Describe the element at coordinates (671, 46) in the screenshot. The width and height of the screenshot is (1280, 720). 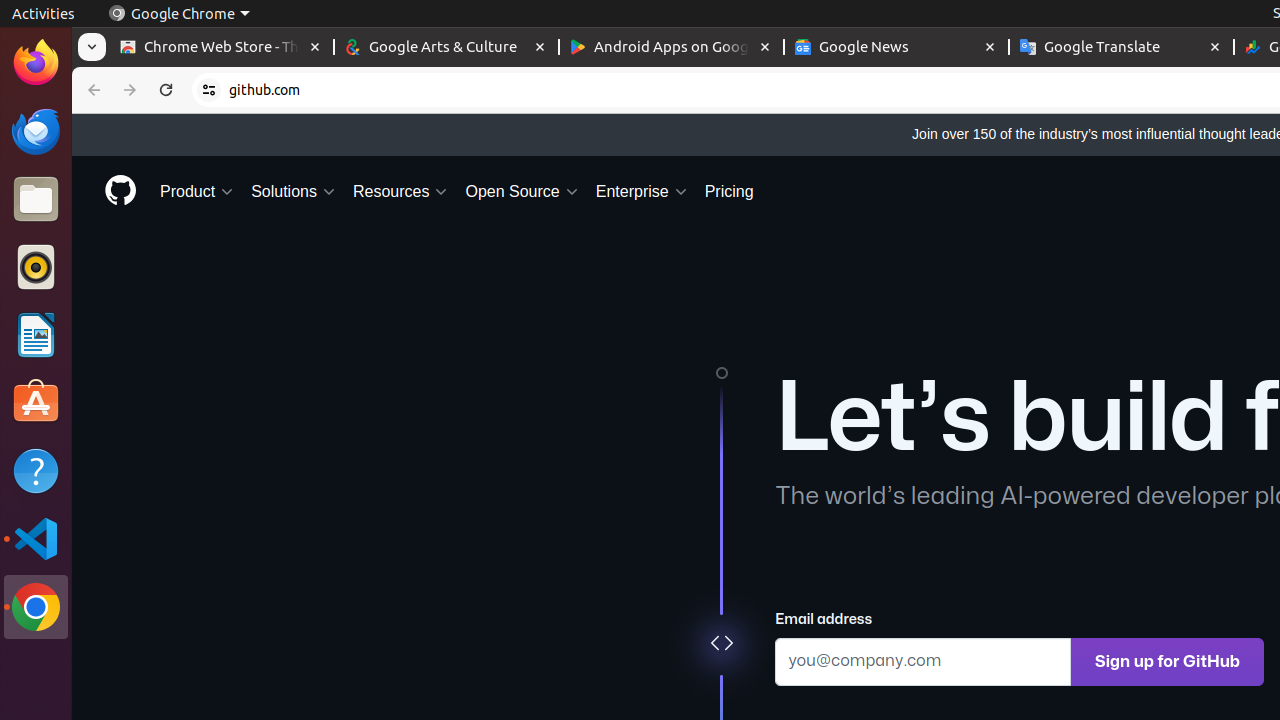
I see `'Android Apps on Google Play - Memory usage - 52.4 MB'` at that location.